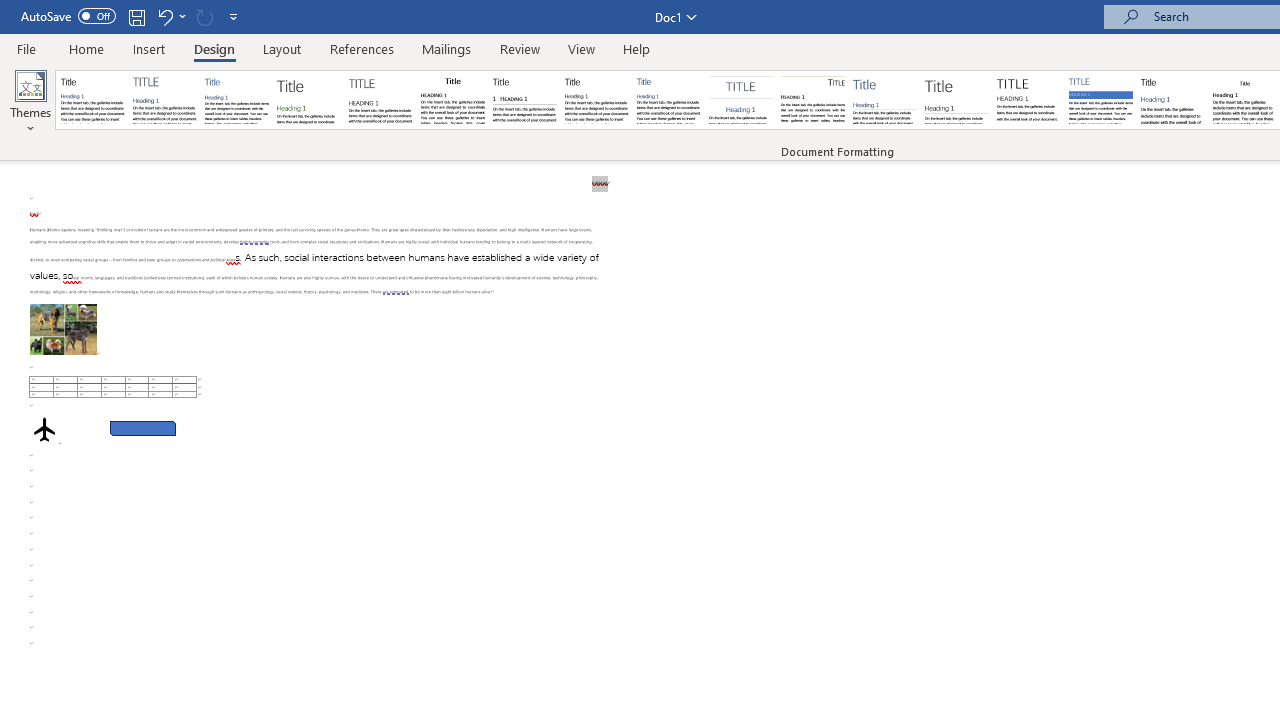  Describe the element at coordinates (308, 100) in the screenshot. I see `'Basic (Stylish)'` at that location.